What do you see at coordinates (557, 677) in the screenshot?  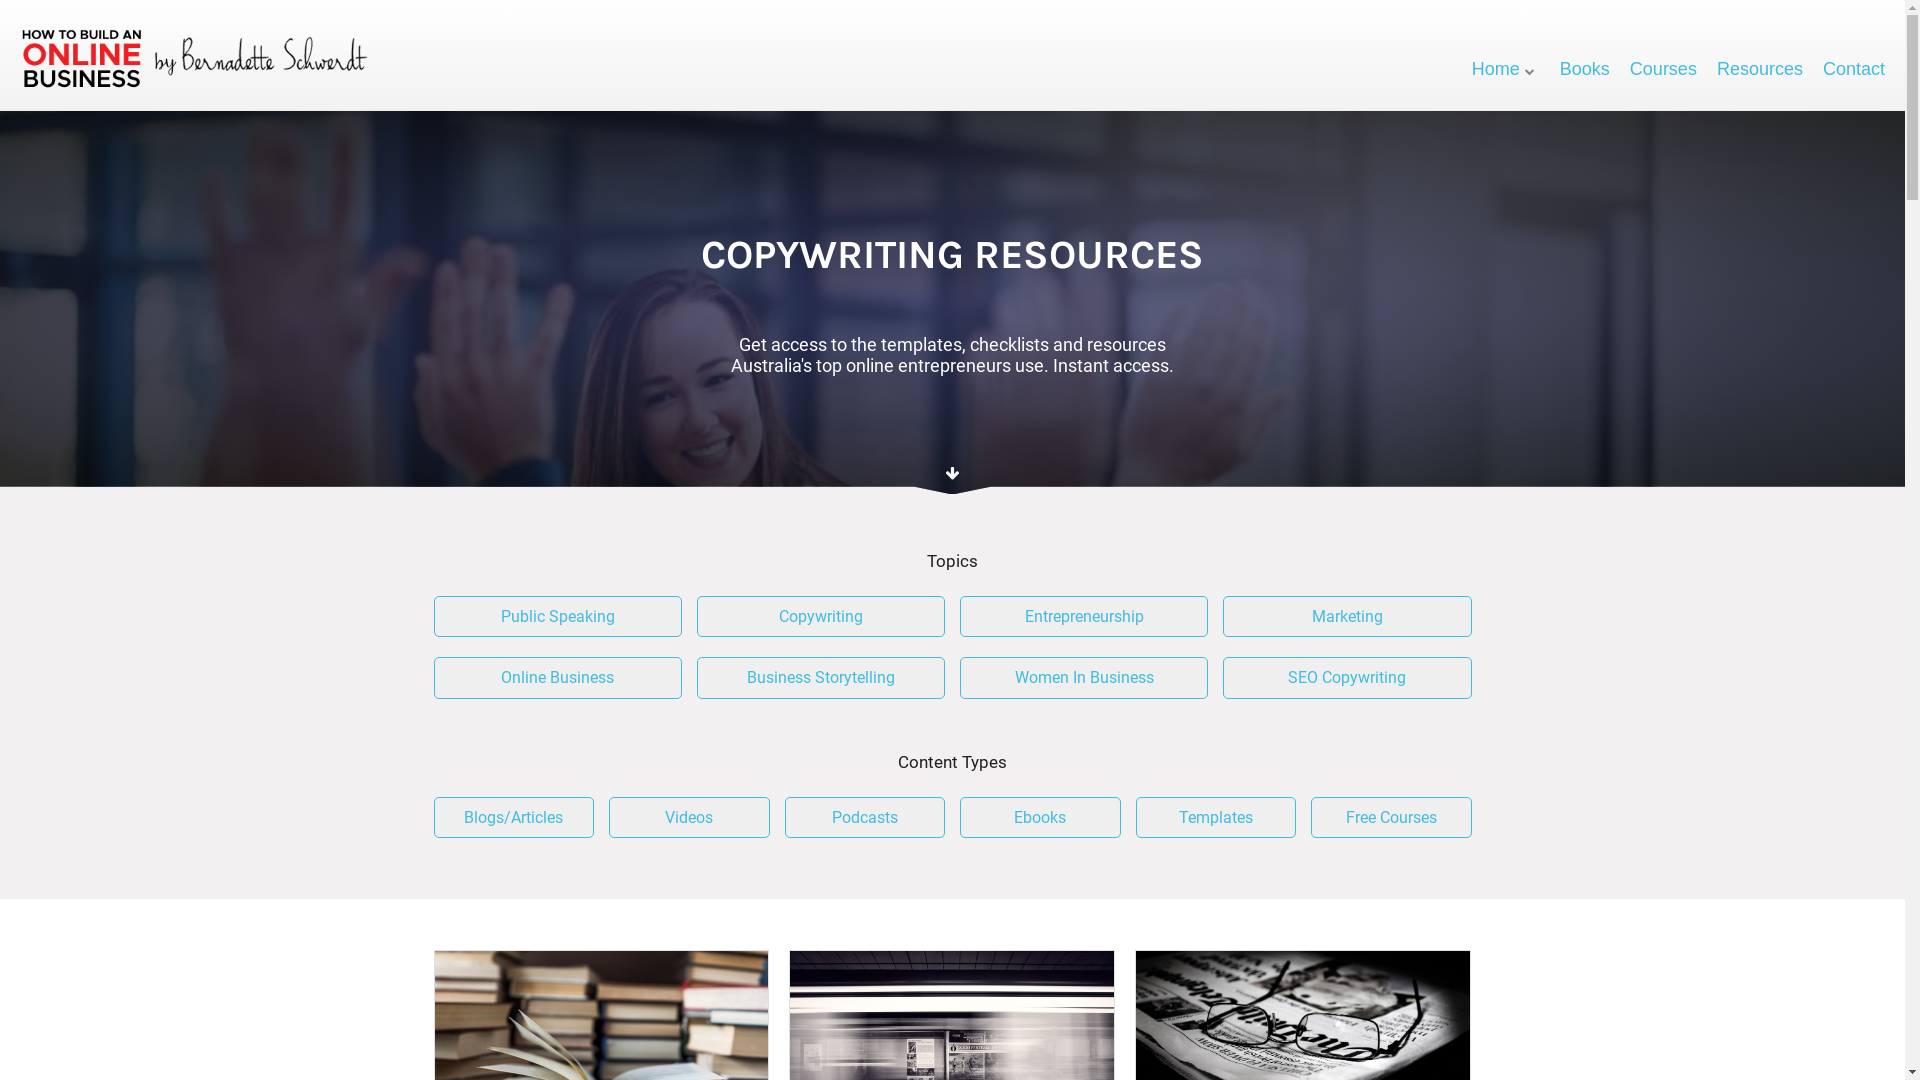 I see `'Online Business'` at bounding box center [557, 677].